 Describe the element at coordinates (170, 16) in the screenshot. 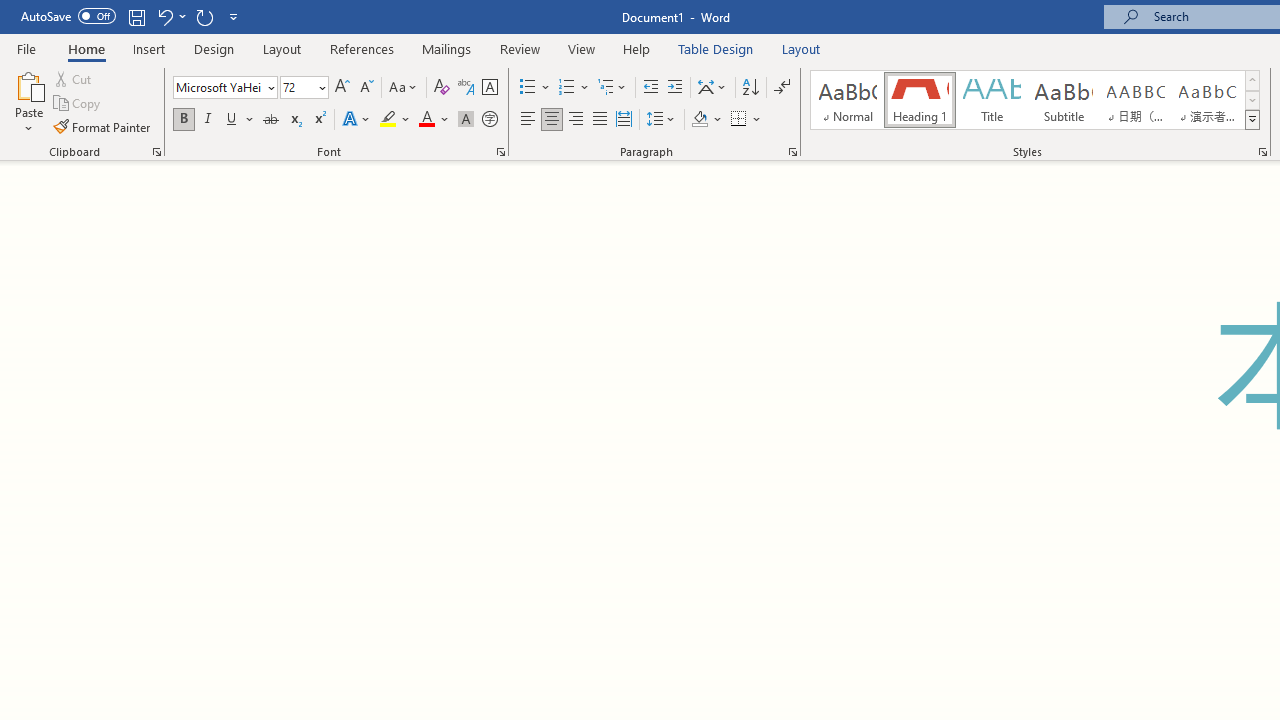

I see `'Undo Grow Font'` at that location.